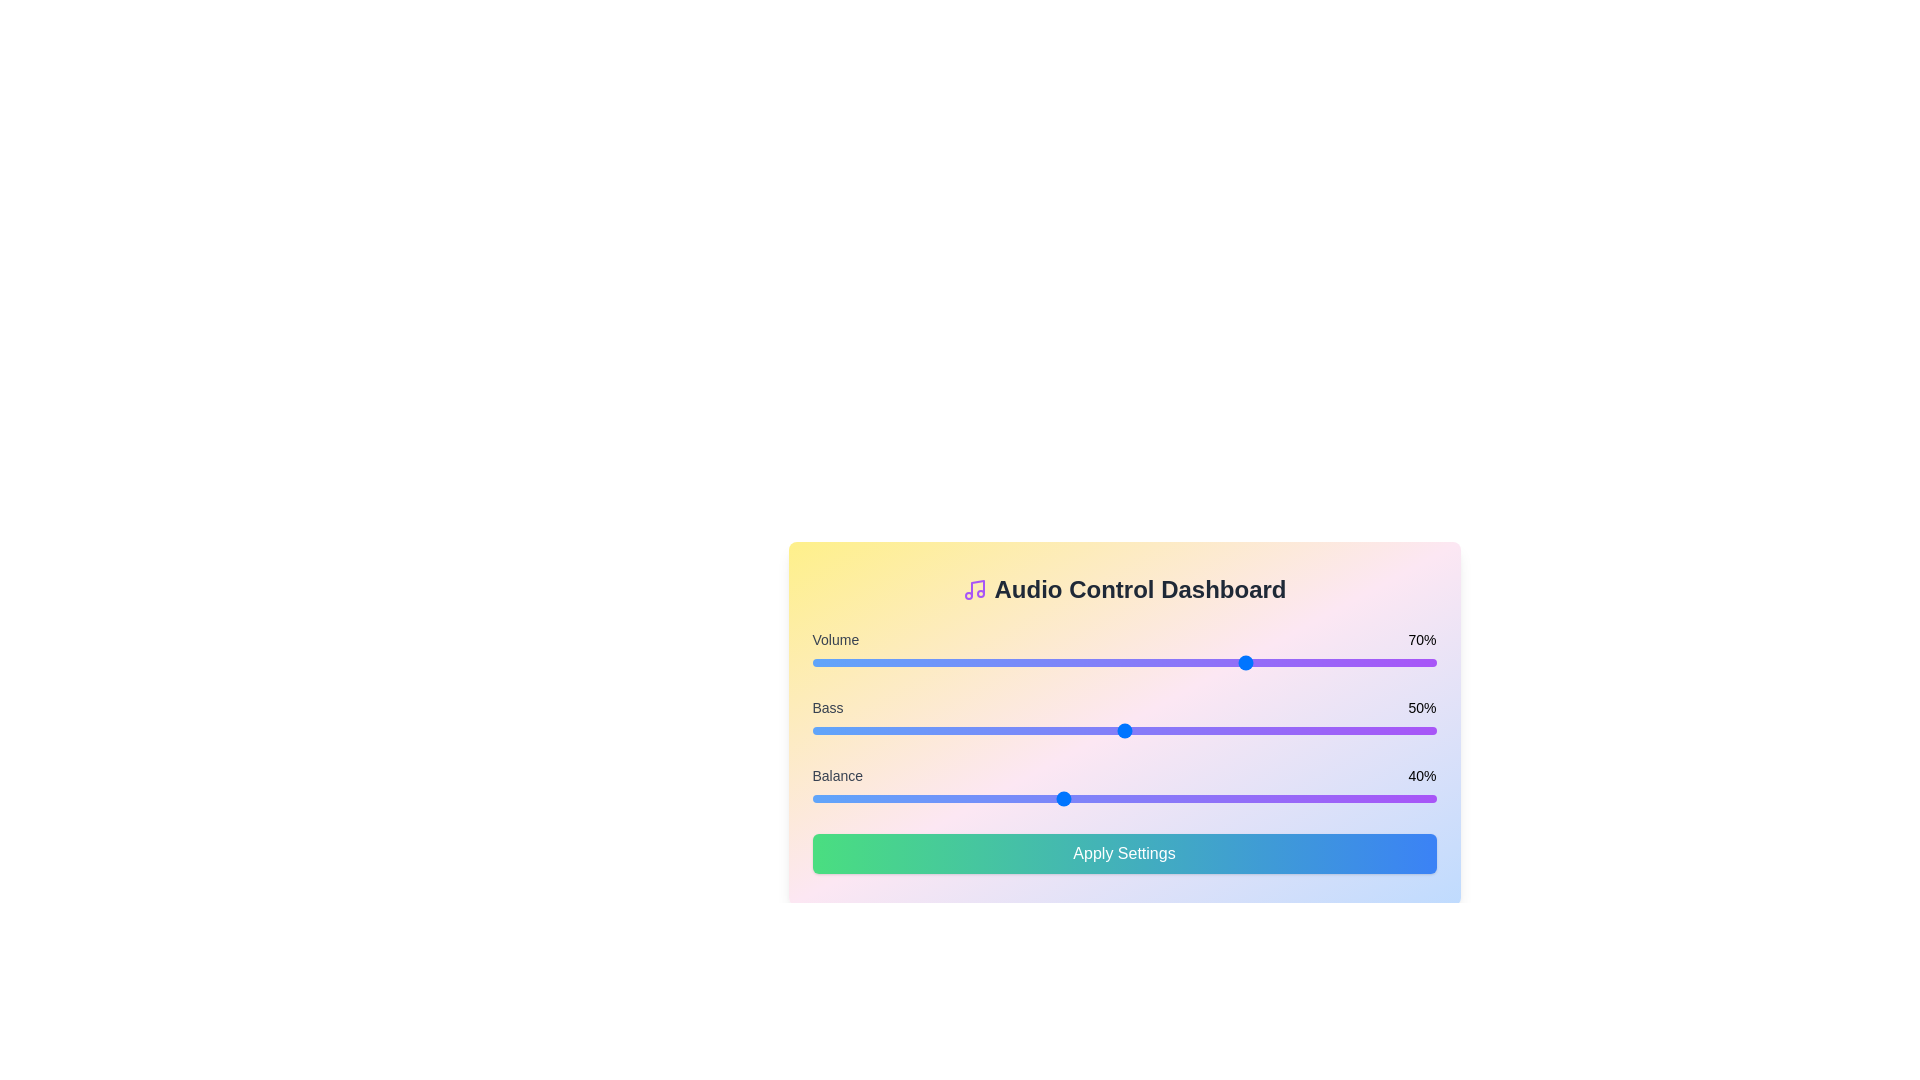 Image resolution: width=1920 pixels, height=1080 pixels. I want to click on the 'Apply Settings' button located at the bottom of the 'Audio Control Dashboard', which has a gradient background and displays white bold text, so click(1124, 853).